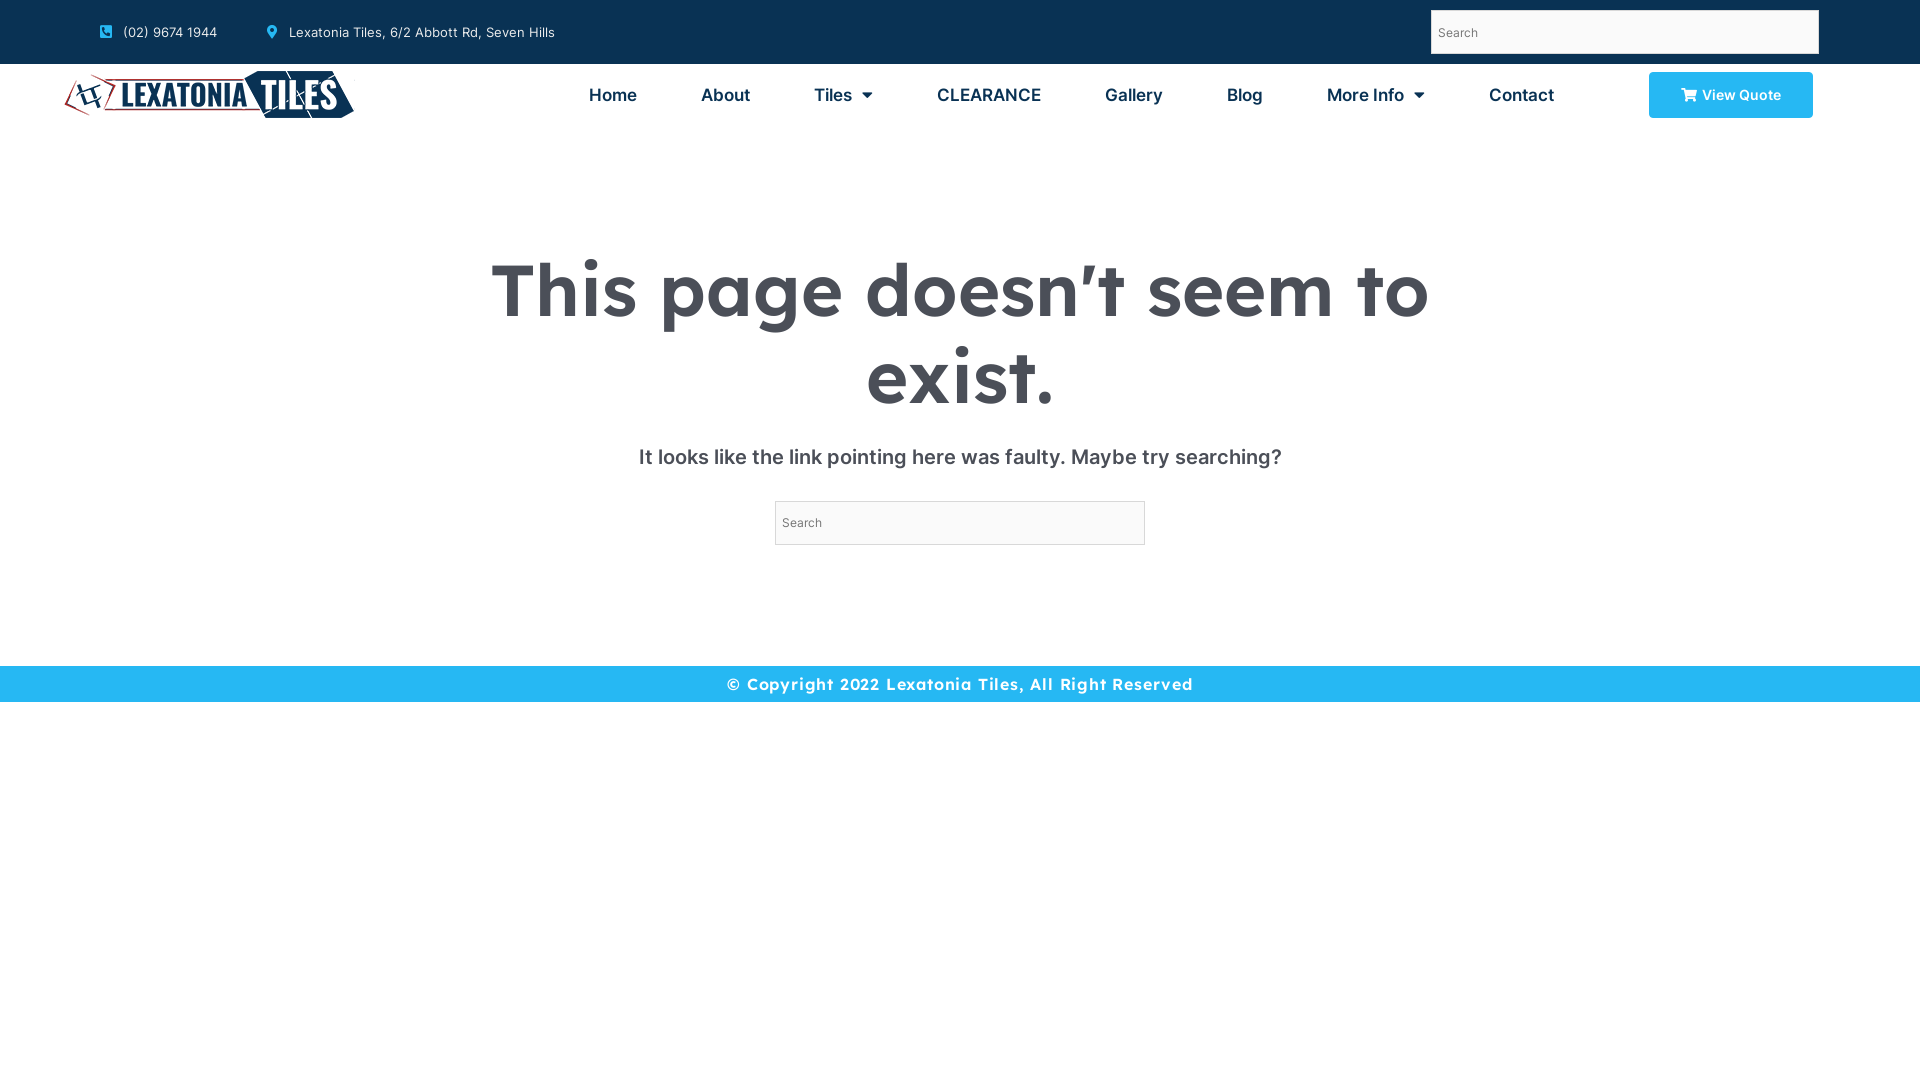 Image resolution: width=1920 pixels, height=1080 pixels. Describe the element at coordinates (1375, 95) in the screenshot. I see `'More Info'` at that location.